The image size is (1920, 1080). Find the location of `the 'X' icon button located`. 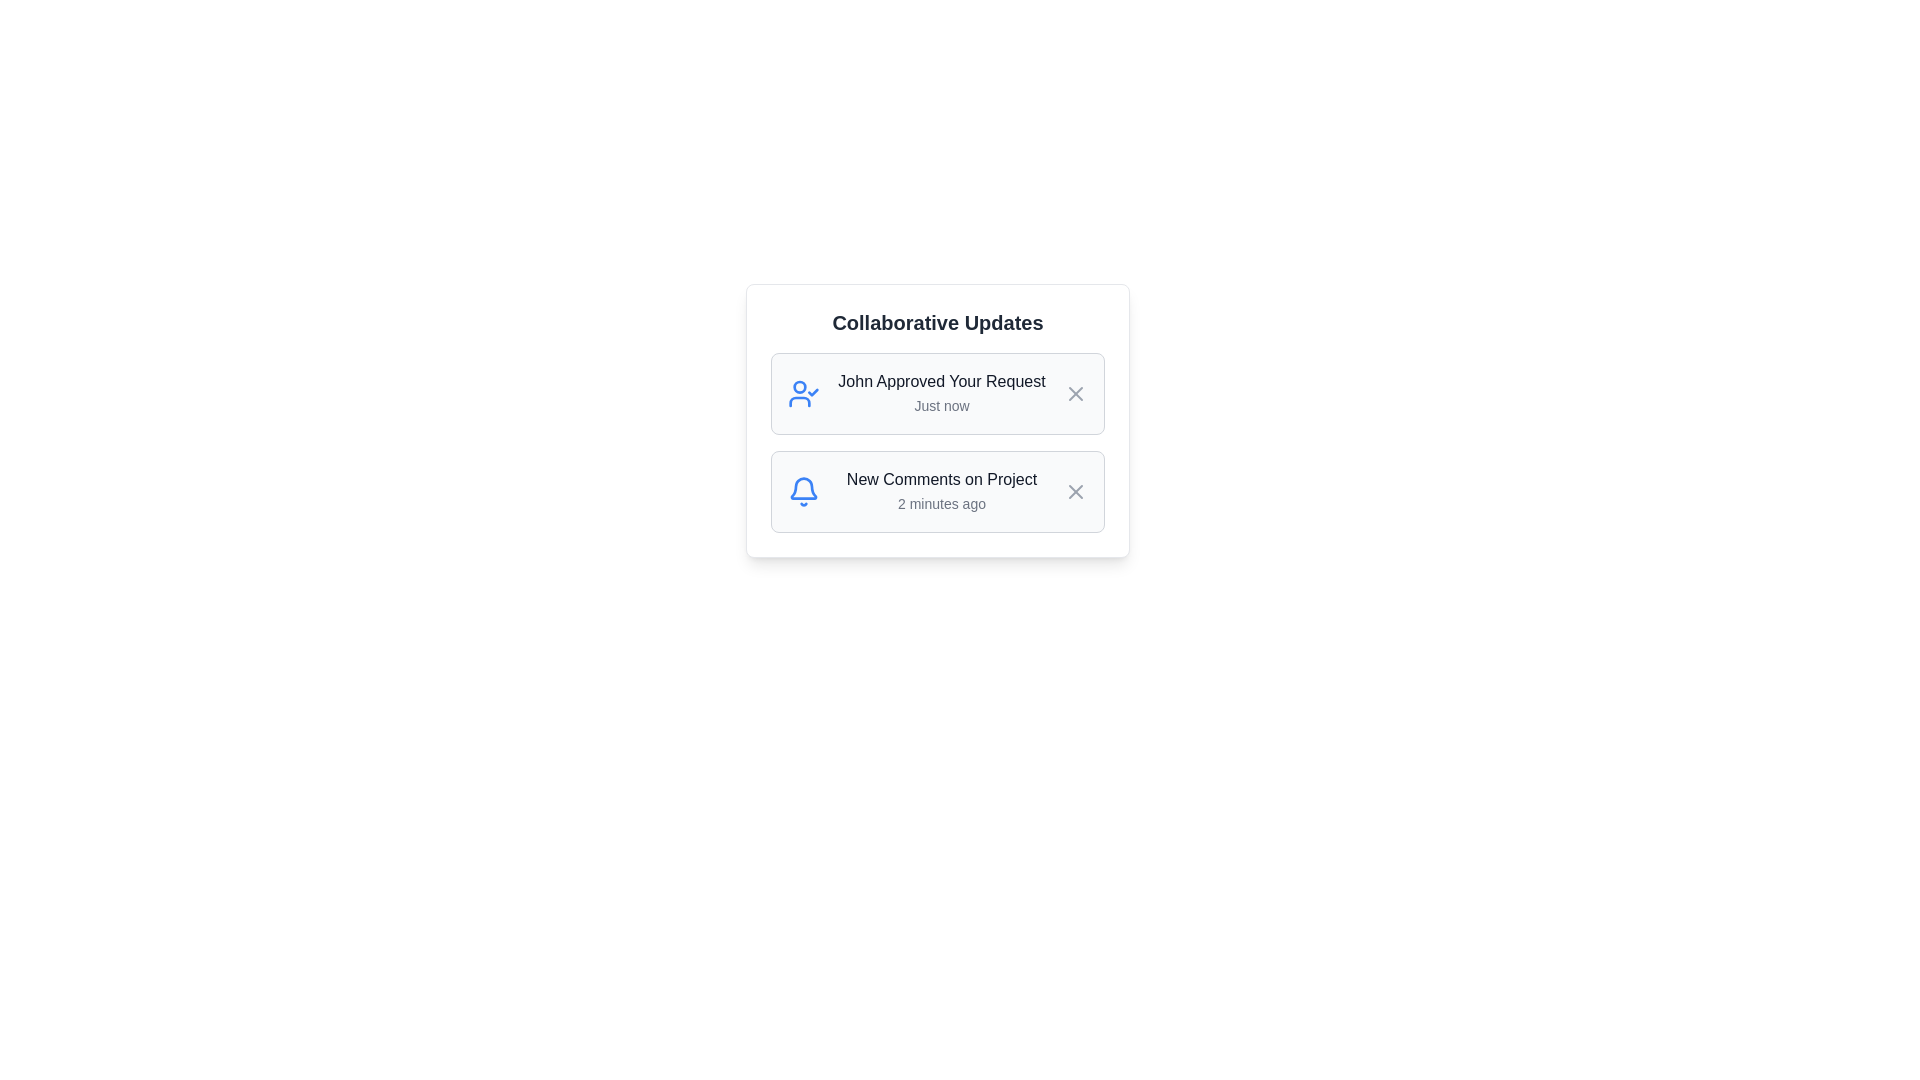

the 'X' icon button located is located at coordinates (1074, 492).